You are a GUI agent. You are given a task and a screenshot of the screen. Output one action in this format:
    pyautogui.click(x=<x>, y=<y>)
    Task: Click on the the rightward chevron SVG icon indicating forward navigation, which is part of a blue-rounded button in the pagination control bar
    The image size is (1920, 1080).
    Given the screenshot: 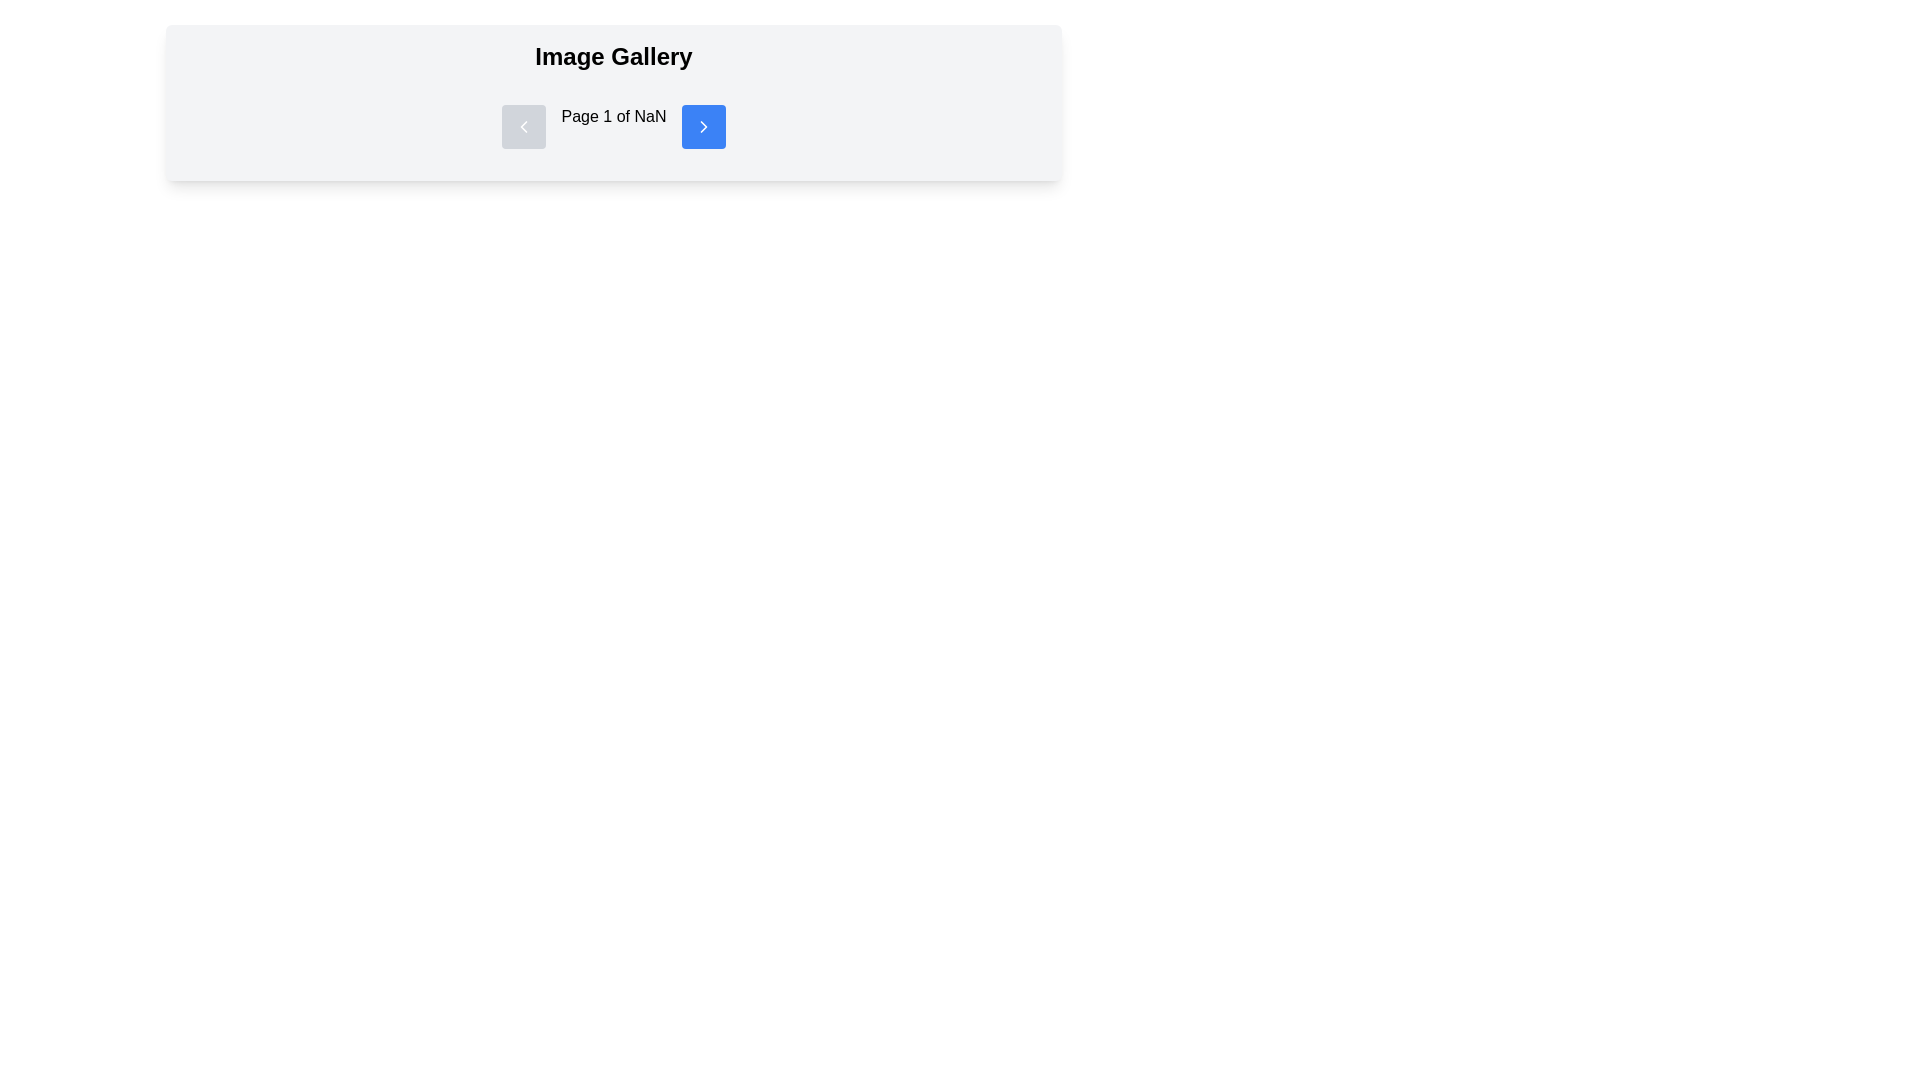 What is the action you would take?
    pyautogui.click(x=704, y=127)
    